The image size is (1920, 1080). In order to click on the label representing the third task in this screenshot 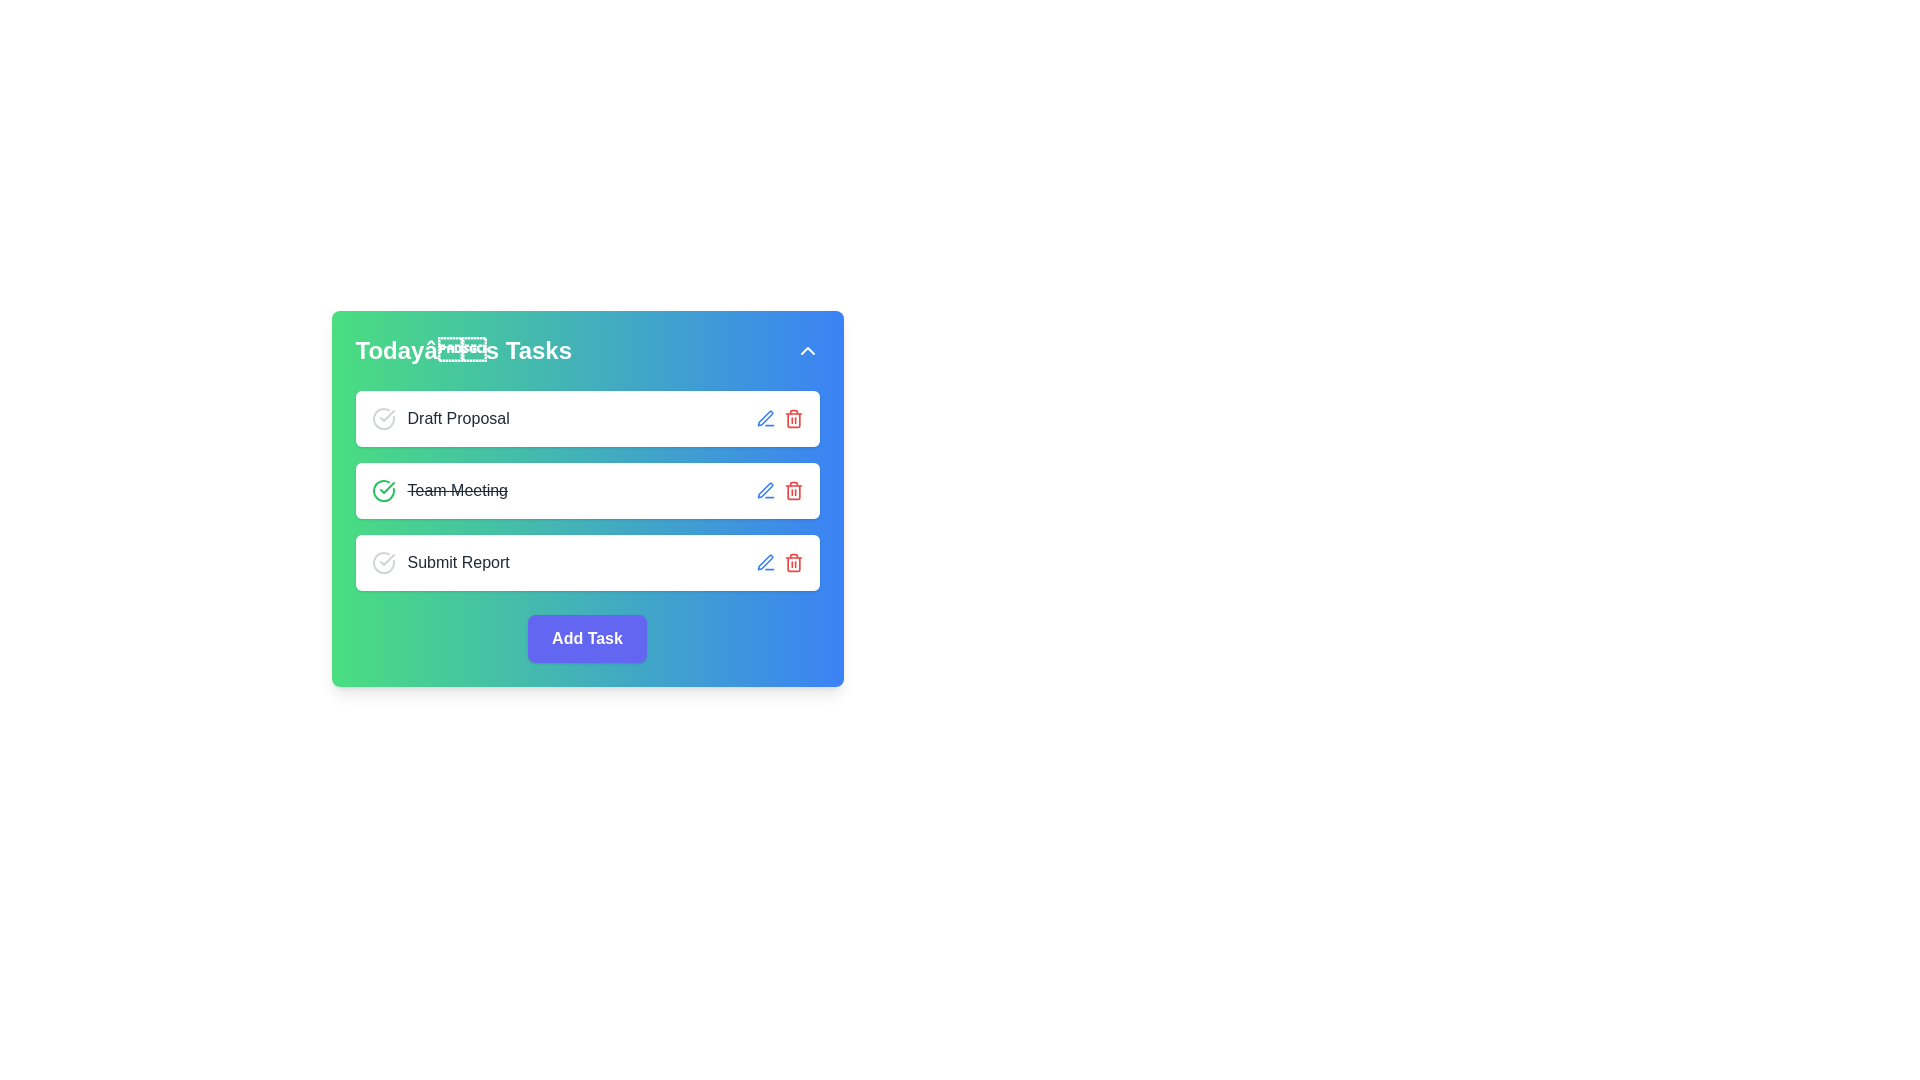, I will do `click(439, 563)`.